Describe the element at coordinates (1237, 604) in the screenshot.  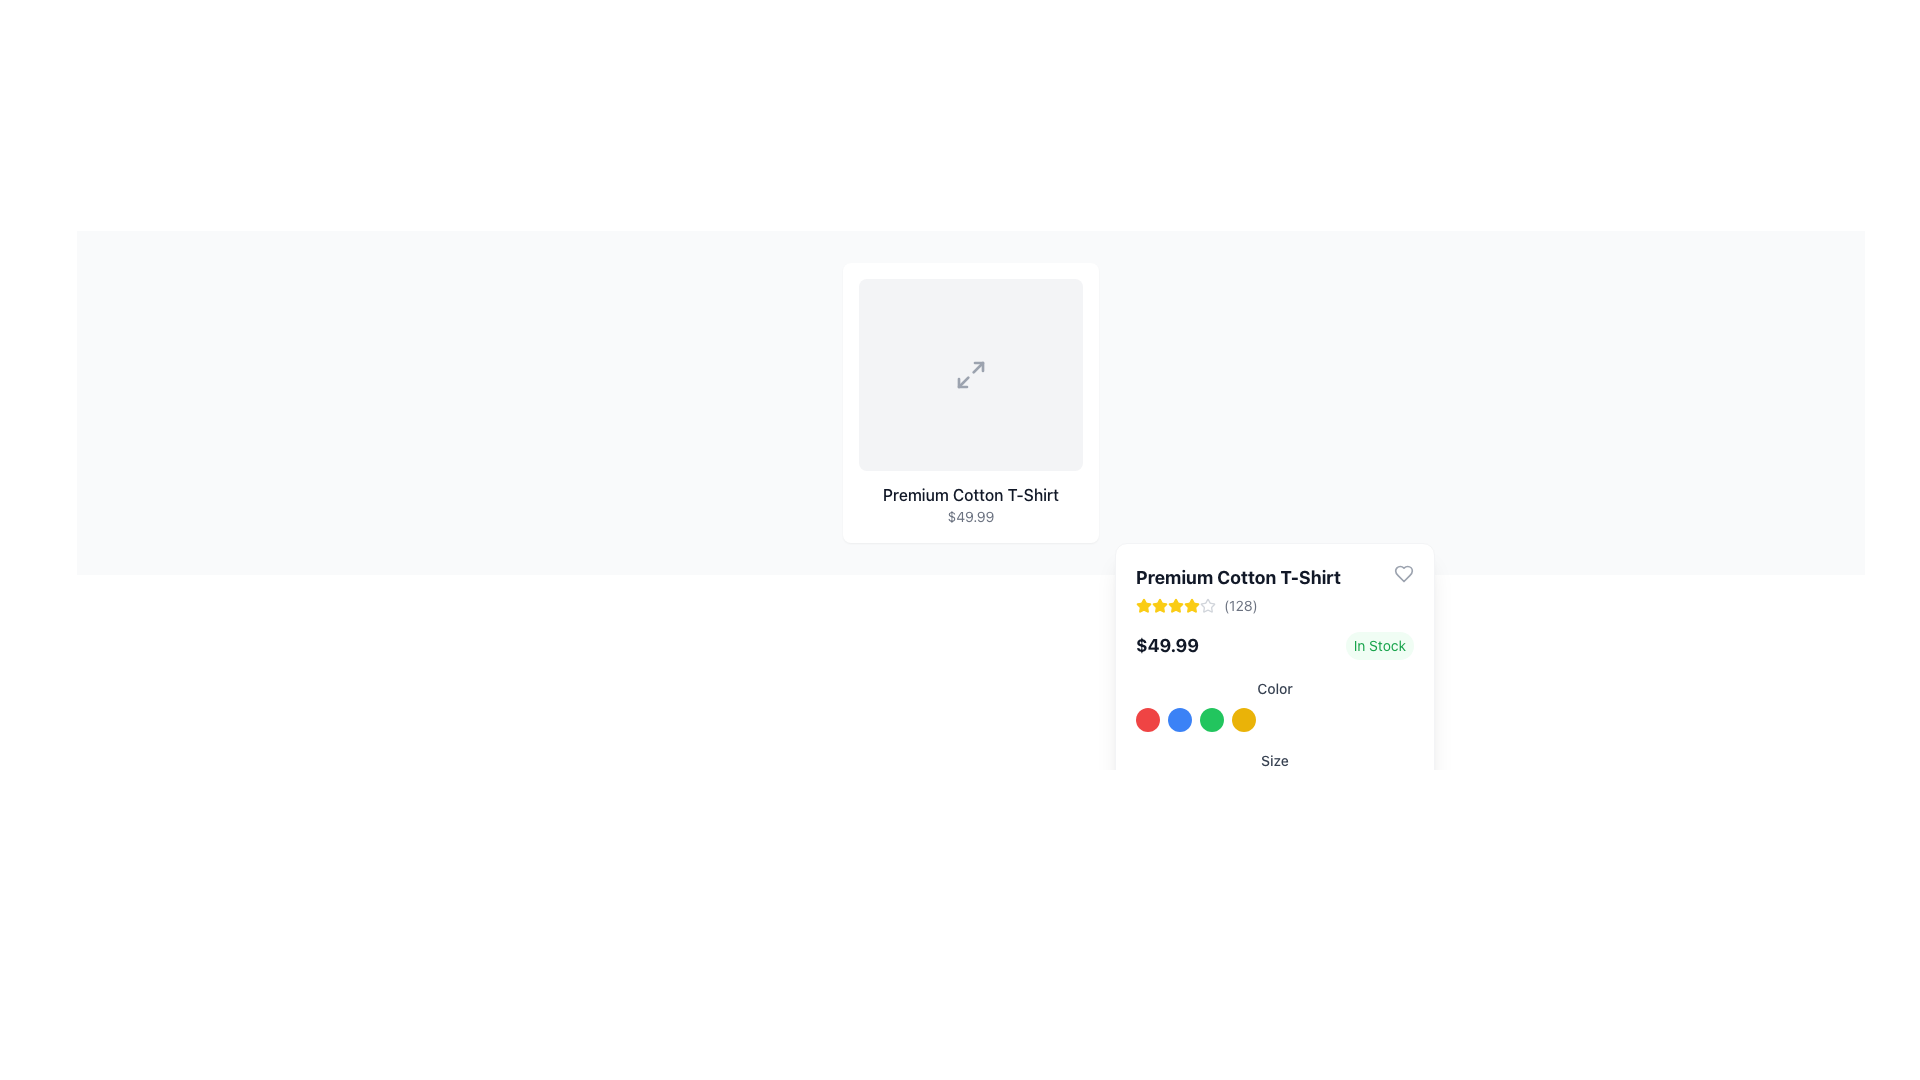
I see `the Text Display showing '(128)'` at that location.